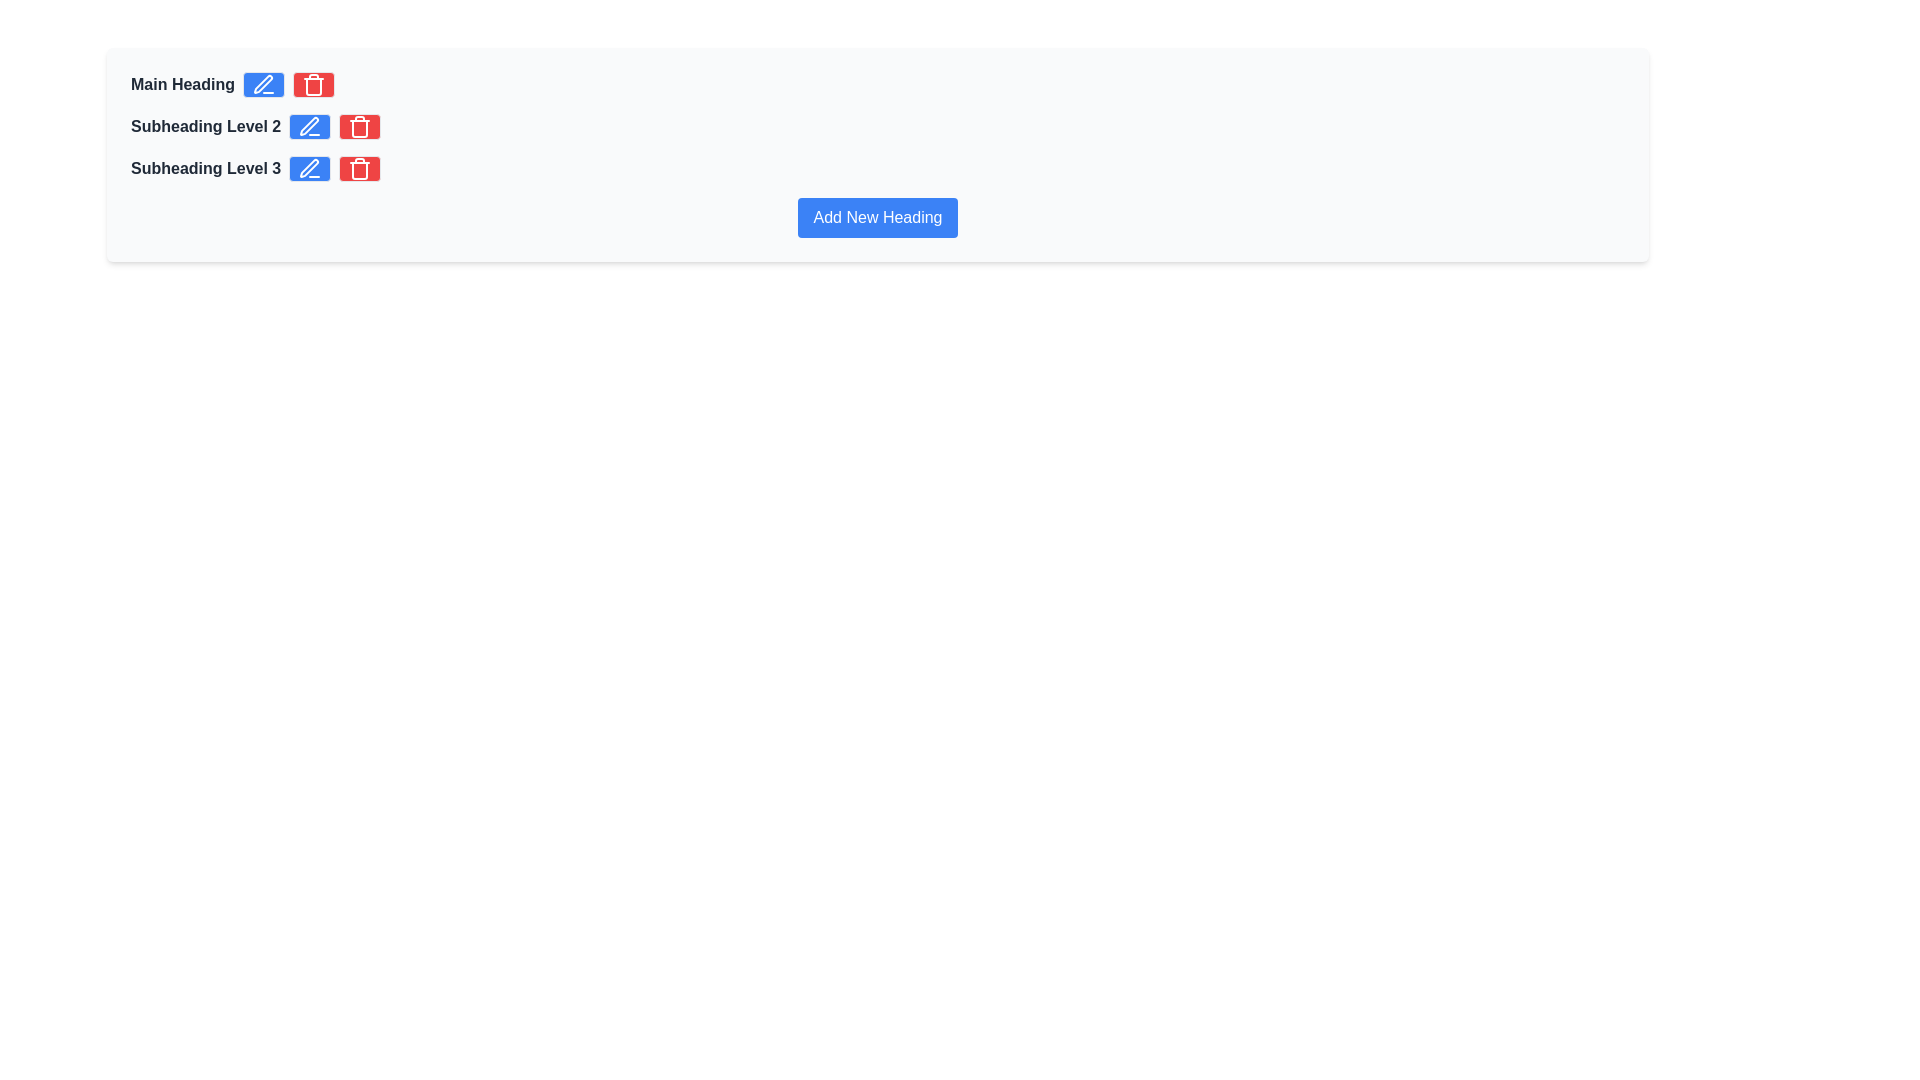 The width and height of the screenshot is (1920, 1080). Describe the element at coordinates (309, 168) in the screenshot. I see `the small stylized pen icon button with a blue background and white outline, located in the right column of action buttons, next to Subheading Level 3, to initiate editing` at that location.